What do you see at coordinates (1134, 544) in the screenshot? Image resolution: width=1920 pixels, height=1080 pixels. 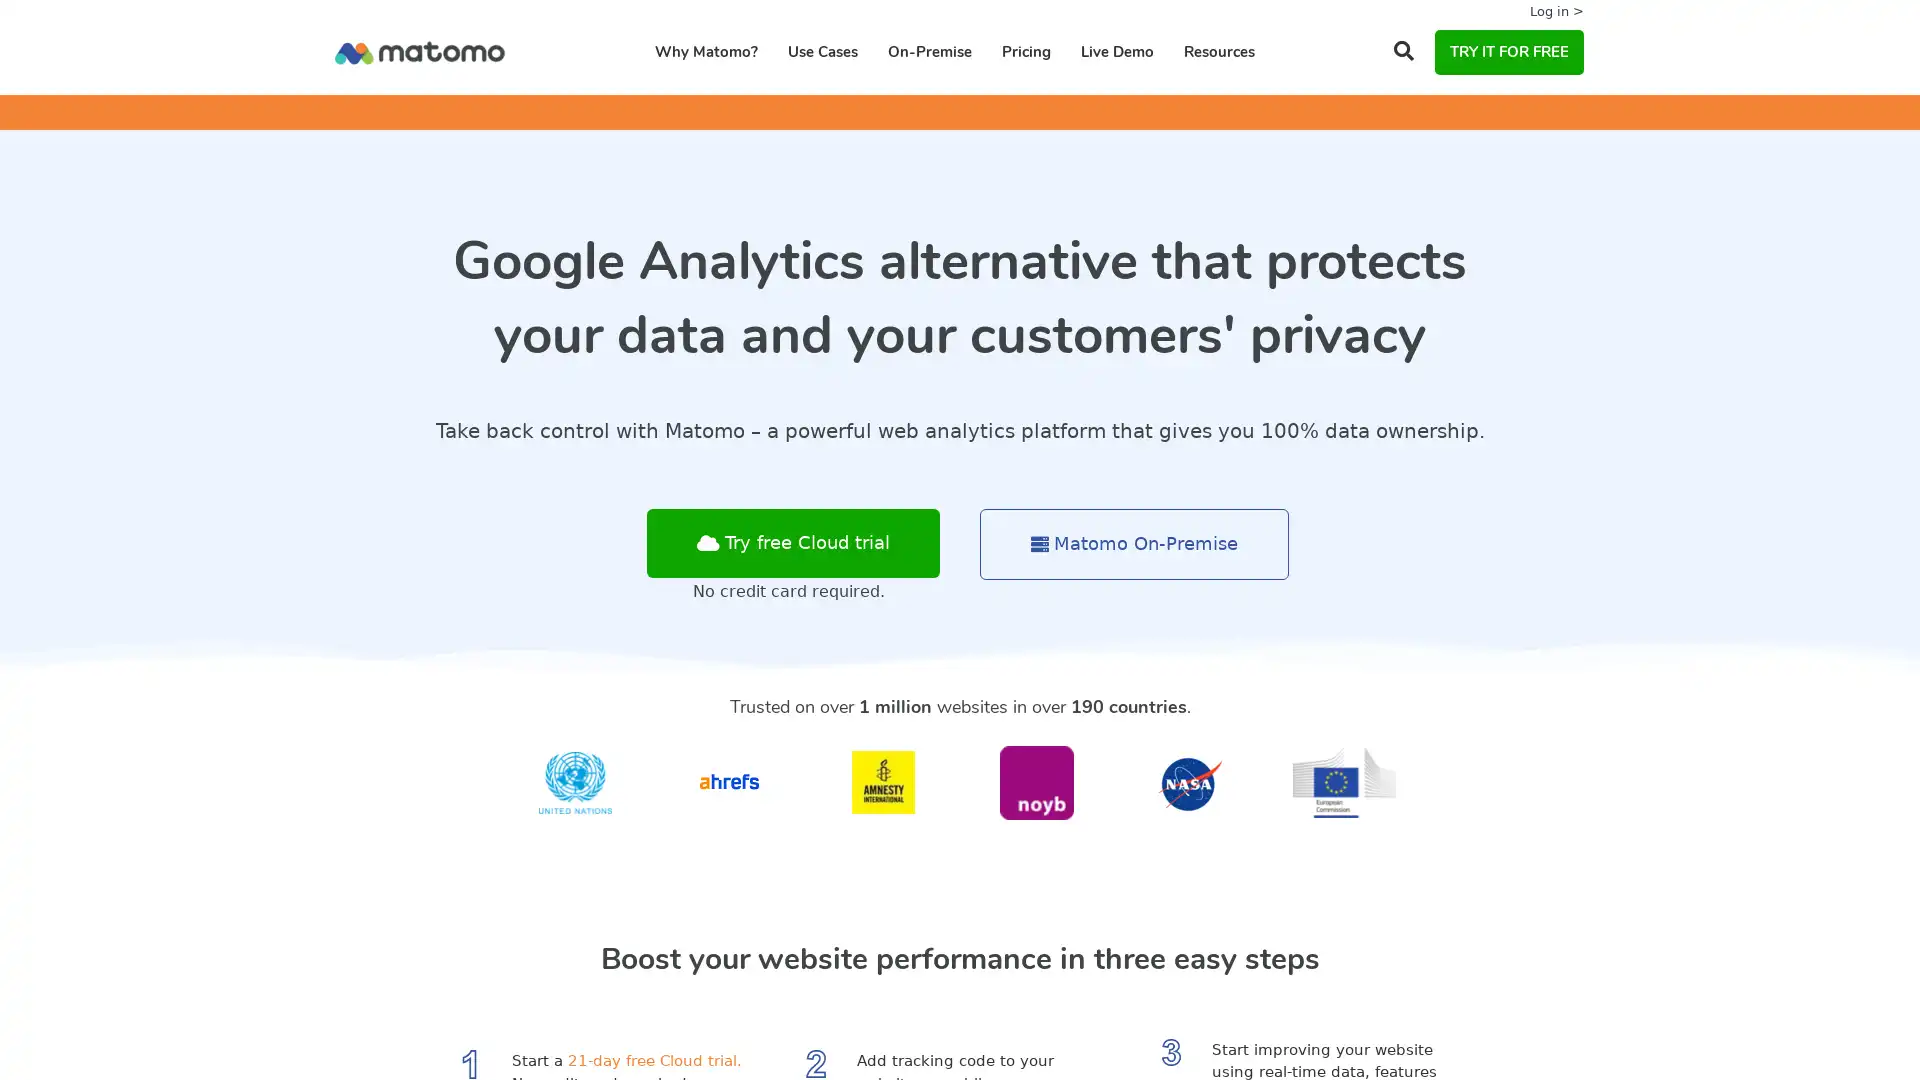 I see `Matomo On-Premise` at bounding box center [1134, 544].